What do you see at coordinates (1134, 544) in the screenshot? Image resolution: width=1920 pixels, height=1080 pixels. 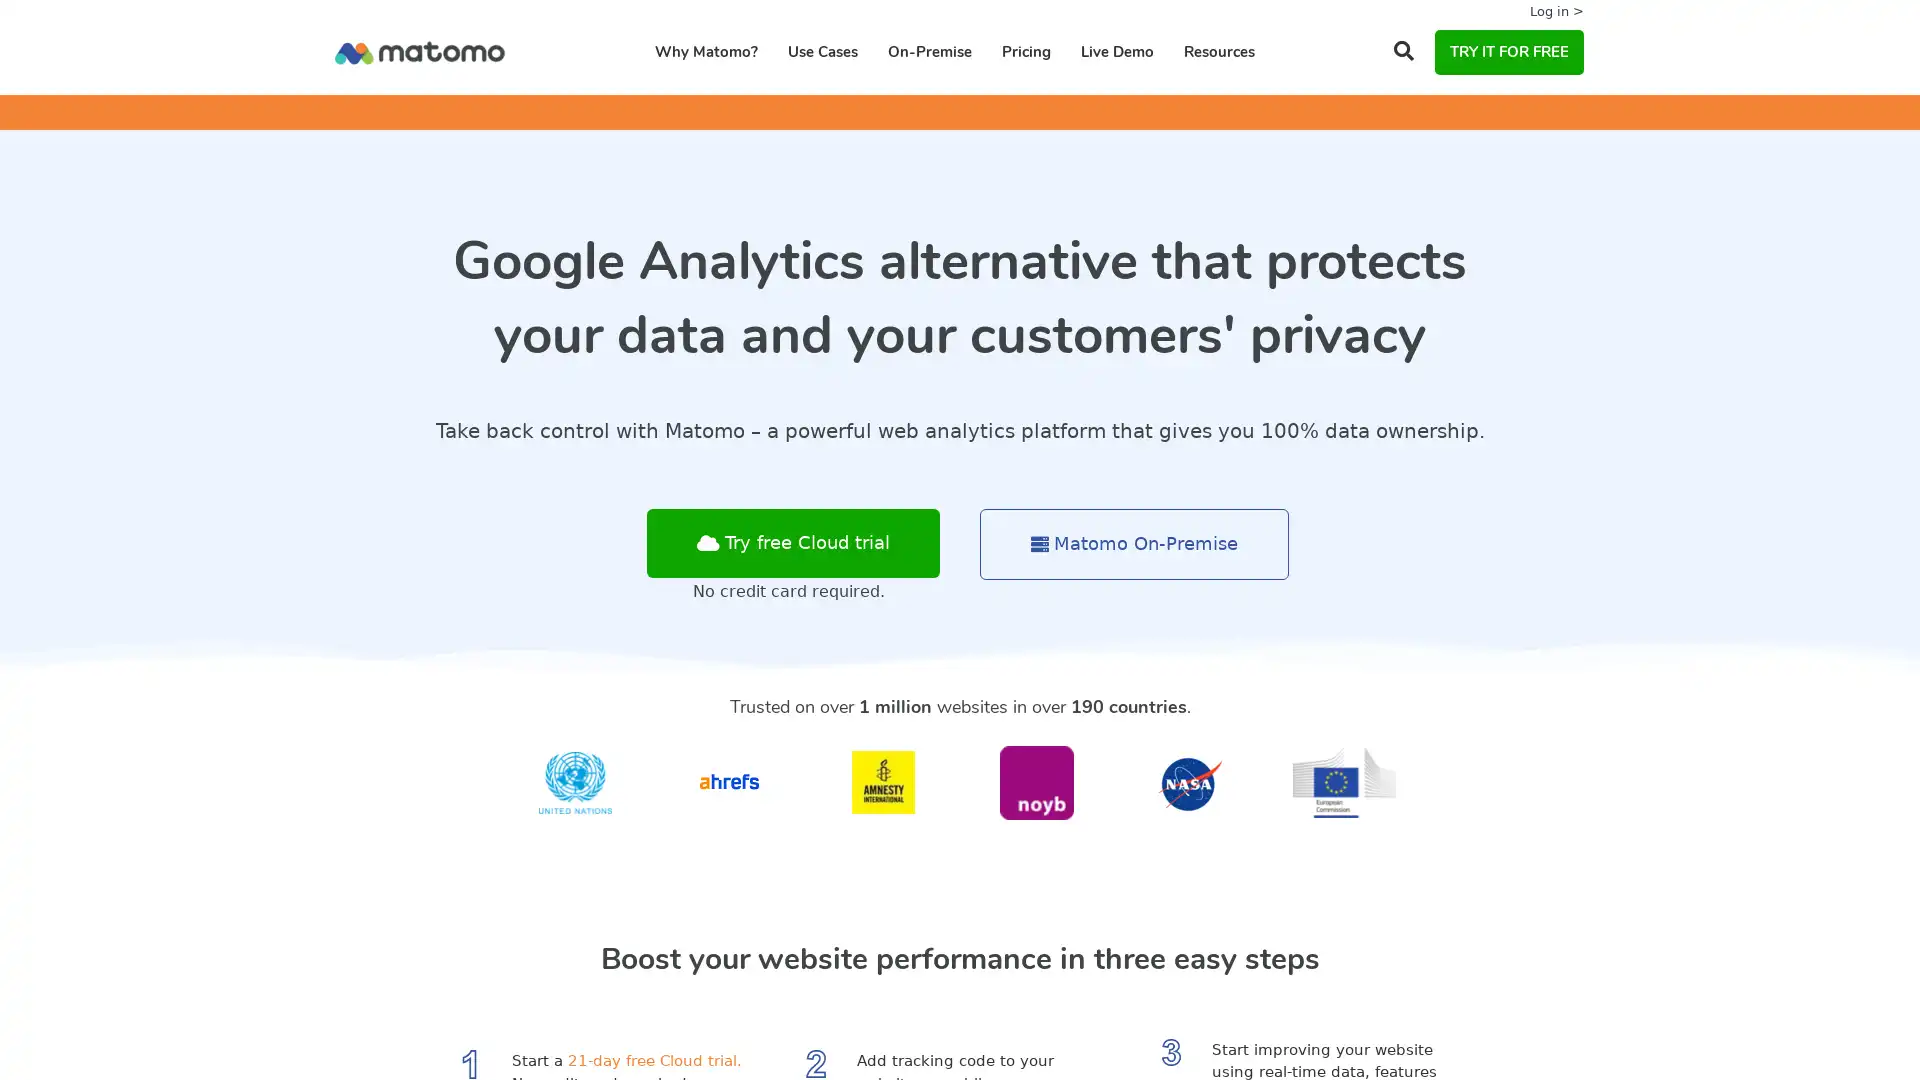 I see `Matomo On-Premise` at bounding box center [1134, 544].